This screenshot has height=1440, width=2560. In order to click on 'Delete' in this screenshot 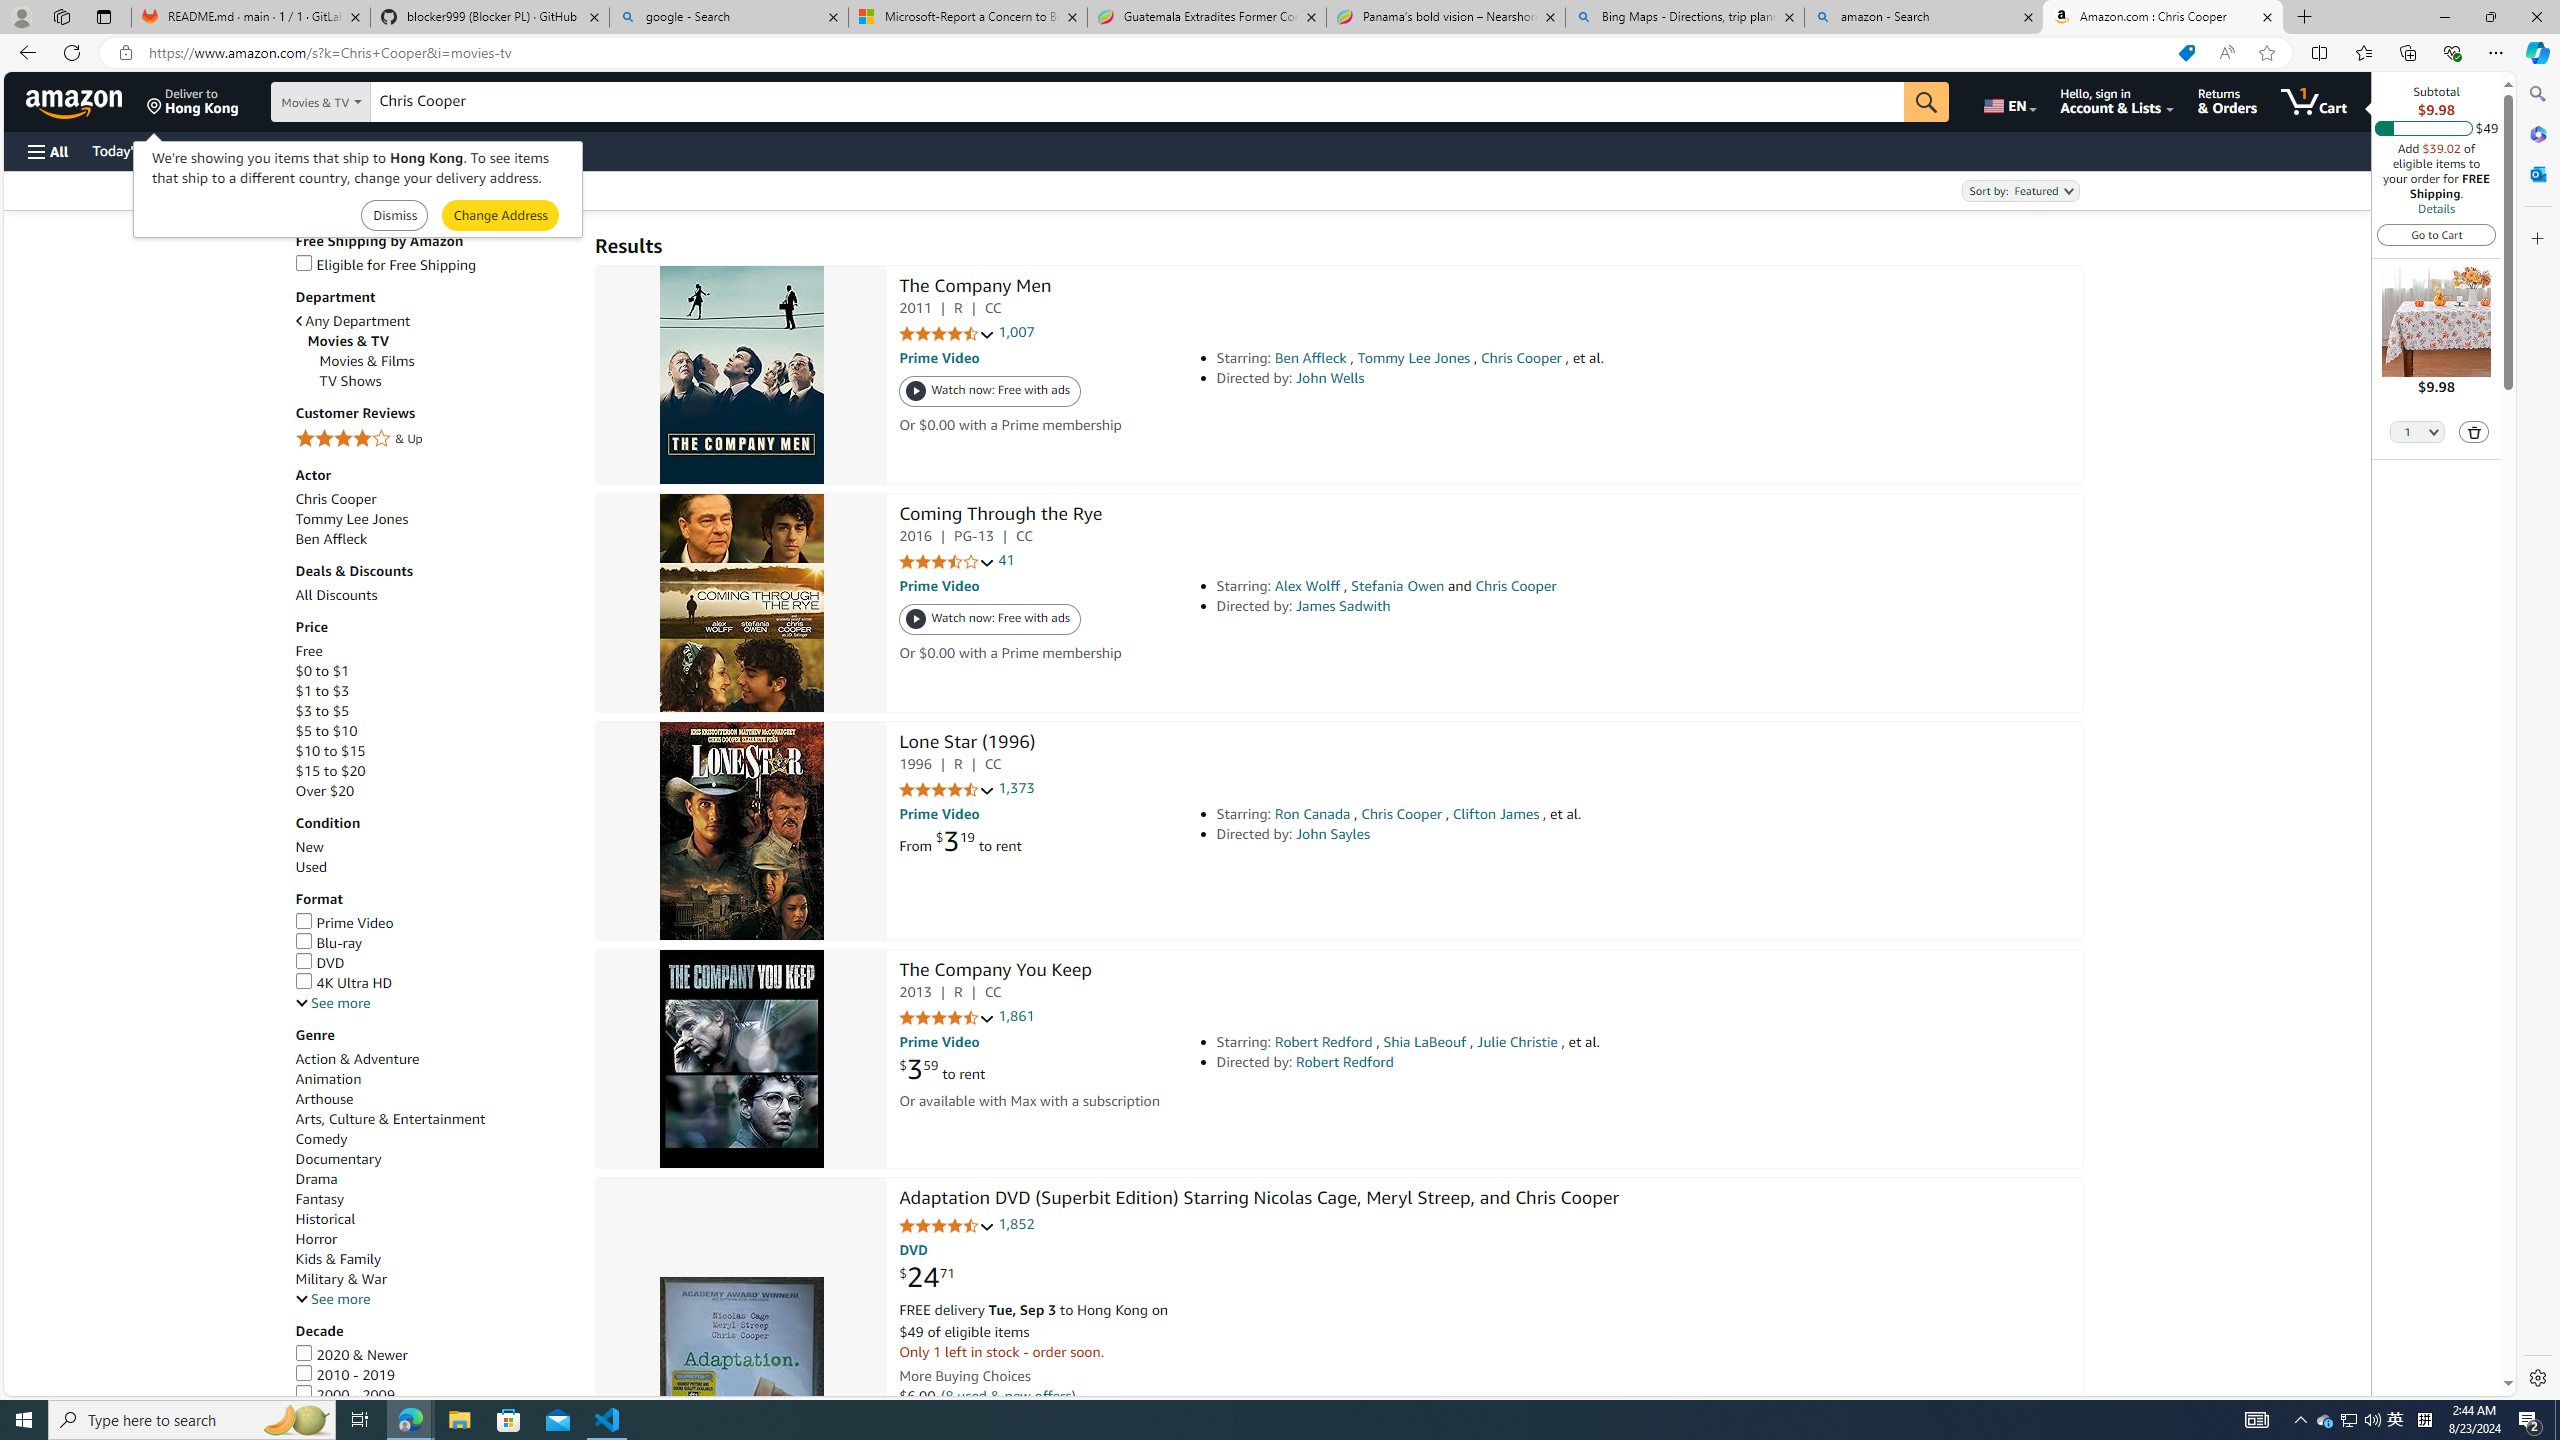, I will do `click(2474, 432)`.